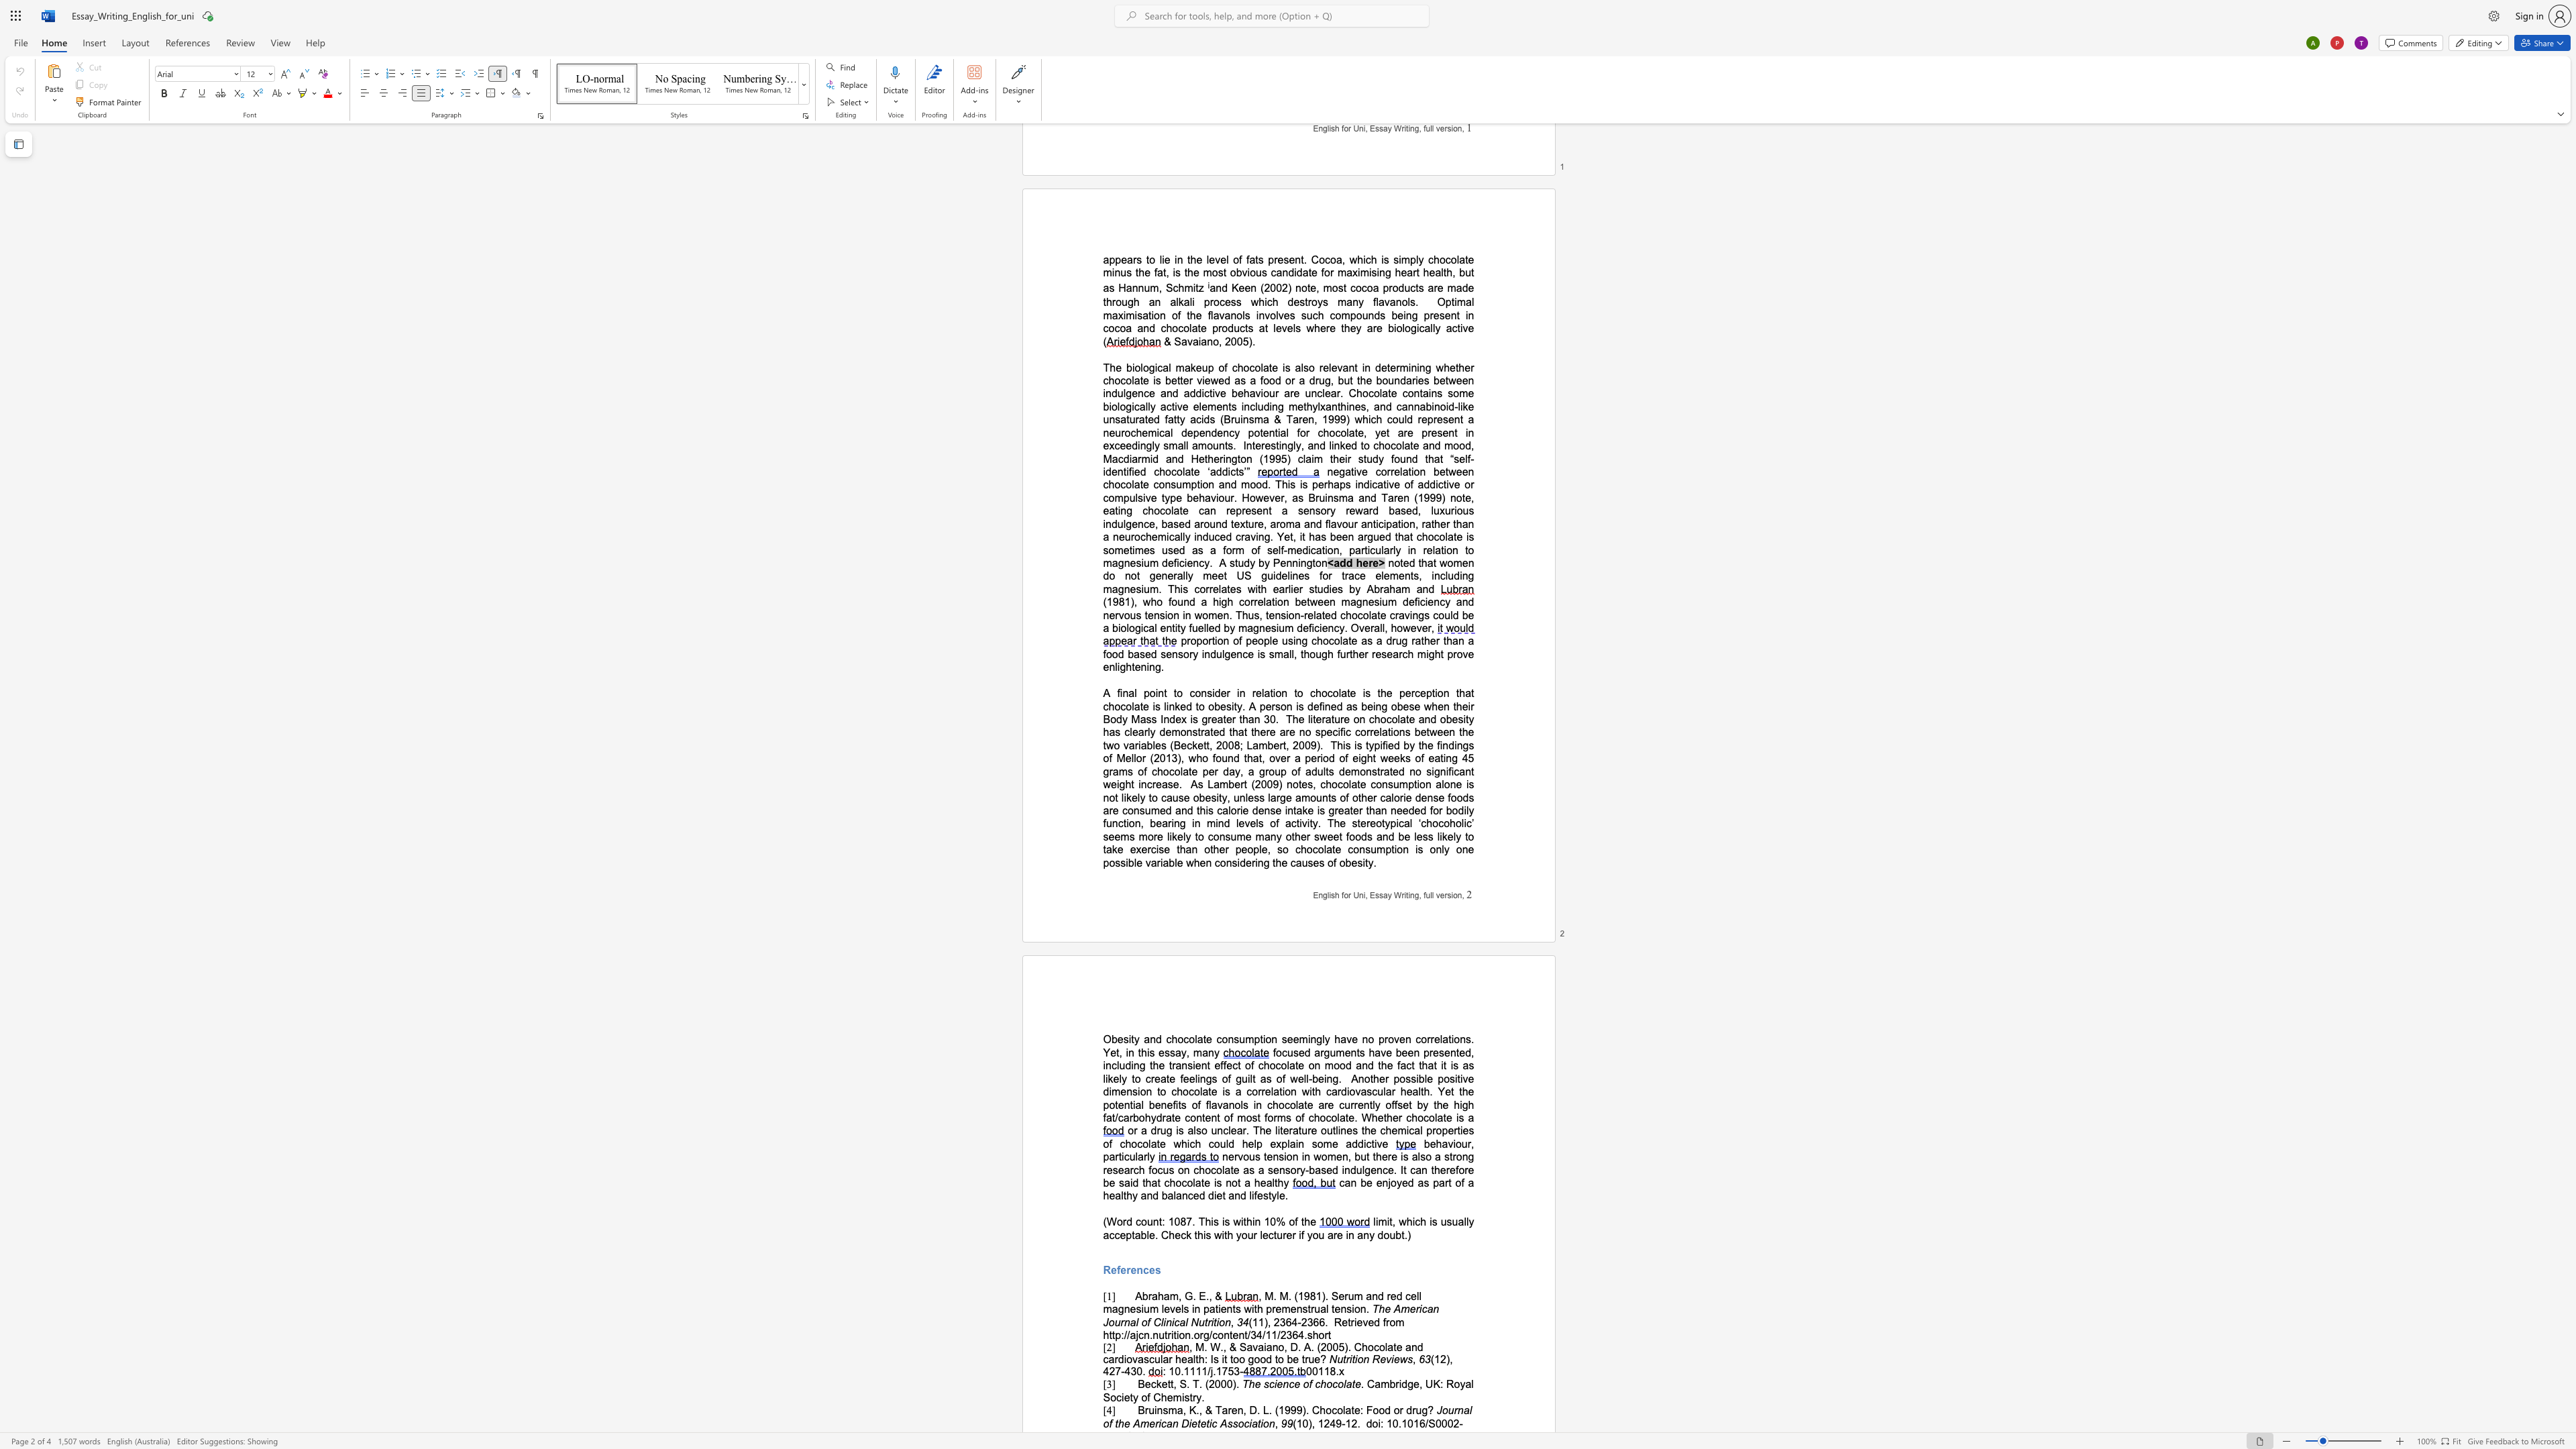 The height and width of the screenshot is (1449, 2576). What do you see at coordinates (1245, 1039) in the screenshot?
I see `the space between the continuous character "u" and "m" in the text` at bounding box center [1245, 1039].